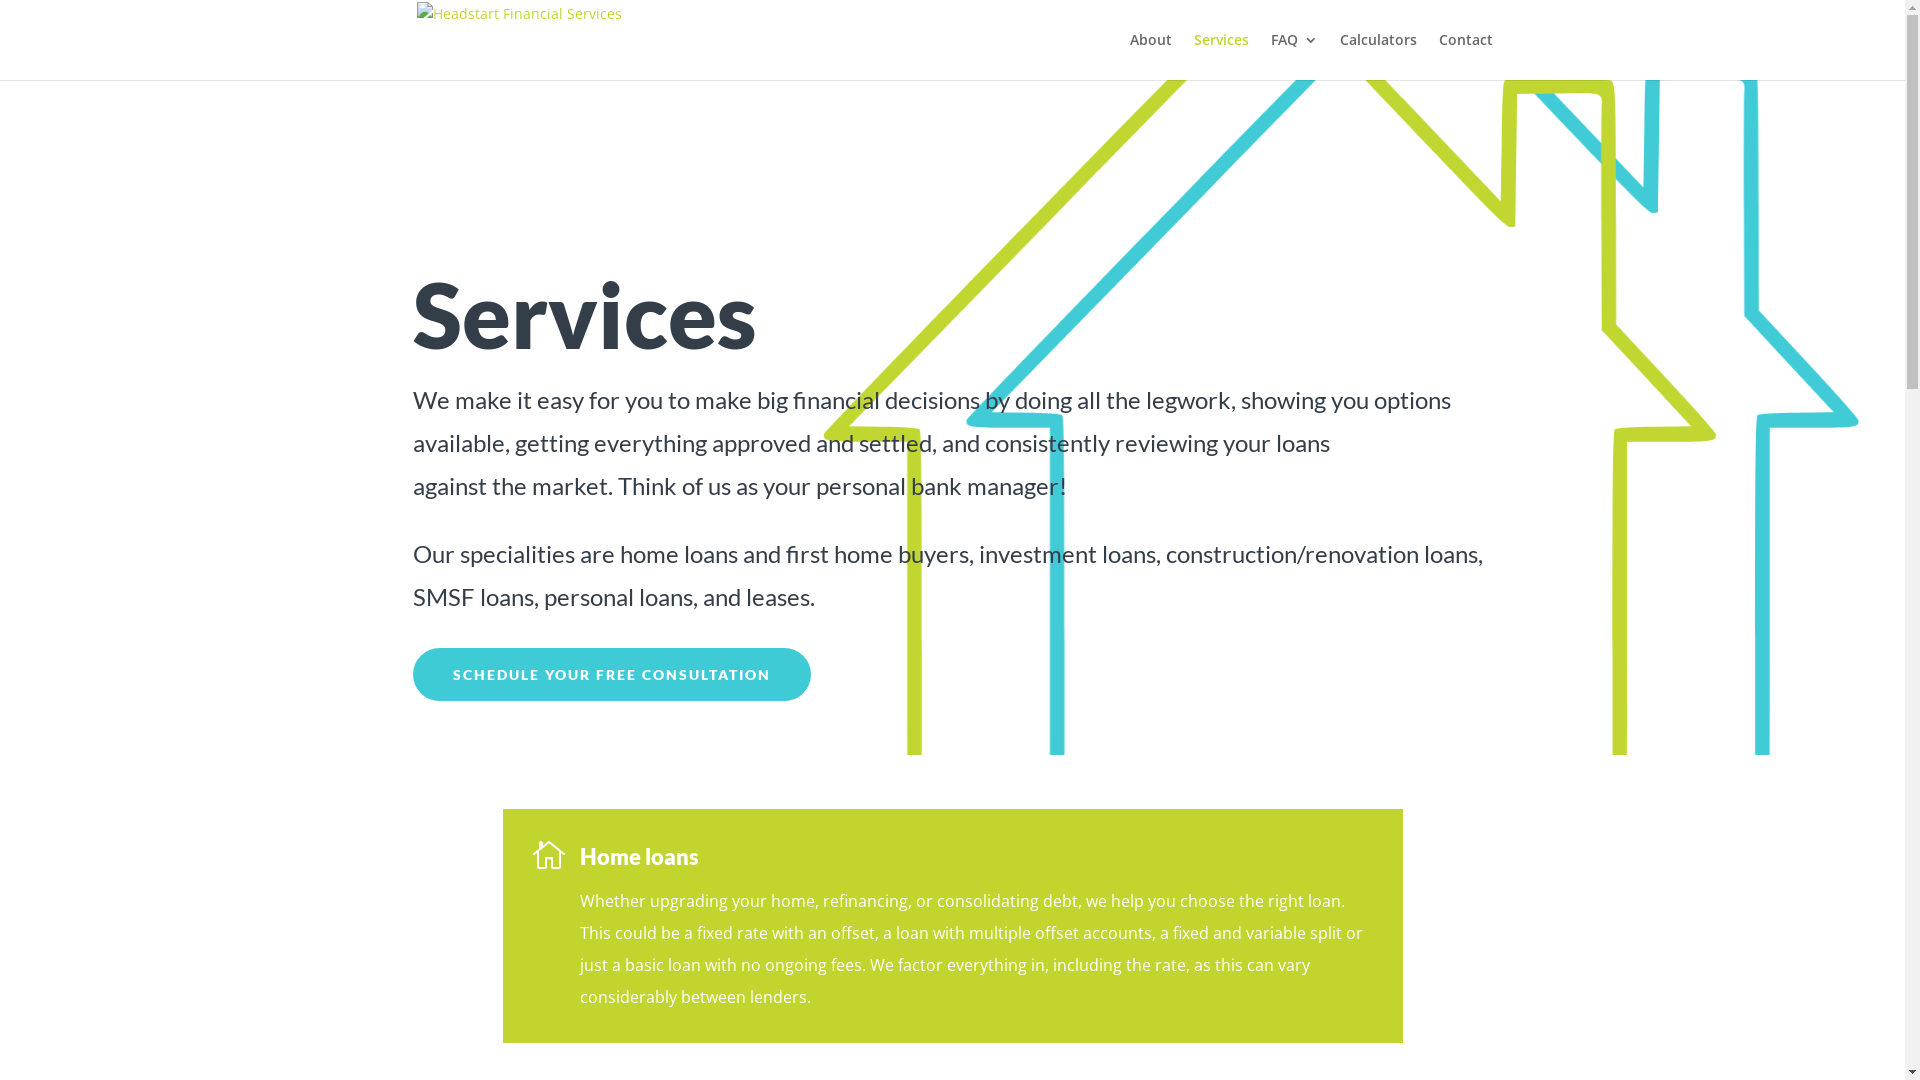  What do you see at coordinates (1377, 55) in the screenshot?
I see `'Calculators'` at bounding box center [1377, 55].